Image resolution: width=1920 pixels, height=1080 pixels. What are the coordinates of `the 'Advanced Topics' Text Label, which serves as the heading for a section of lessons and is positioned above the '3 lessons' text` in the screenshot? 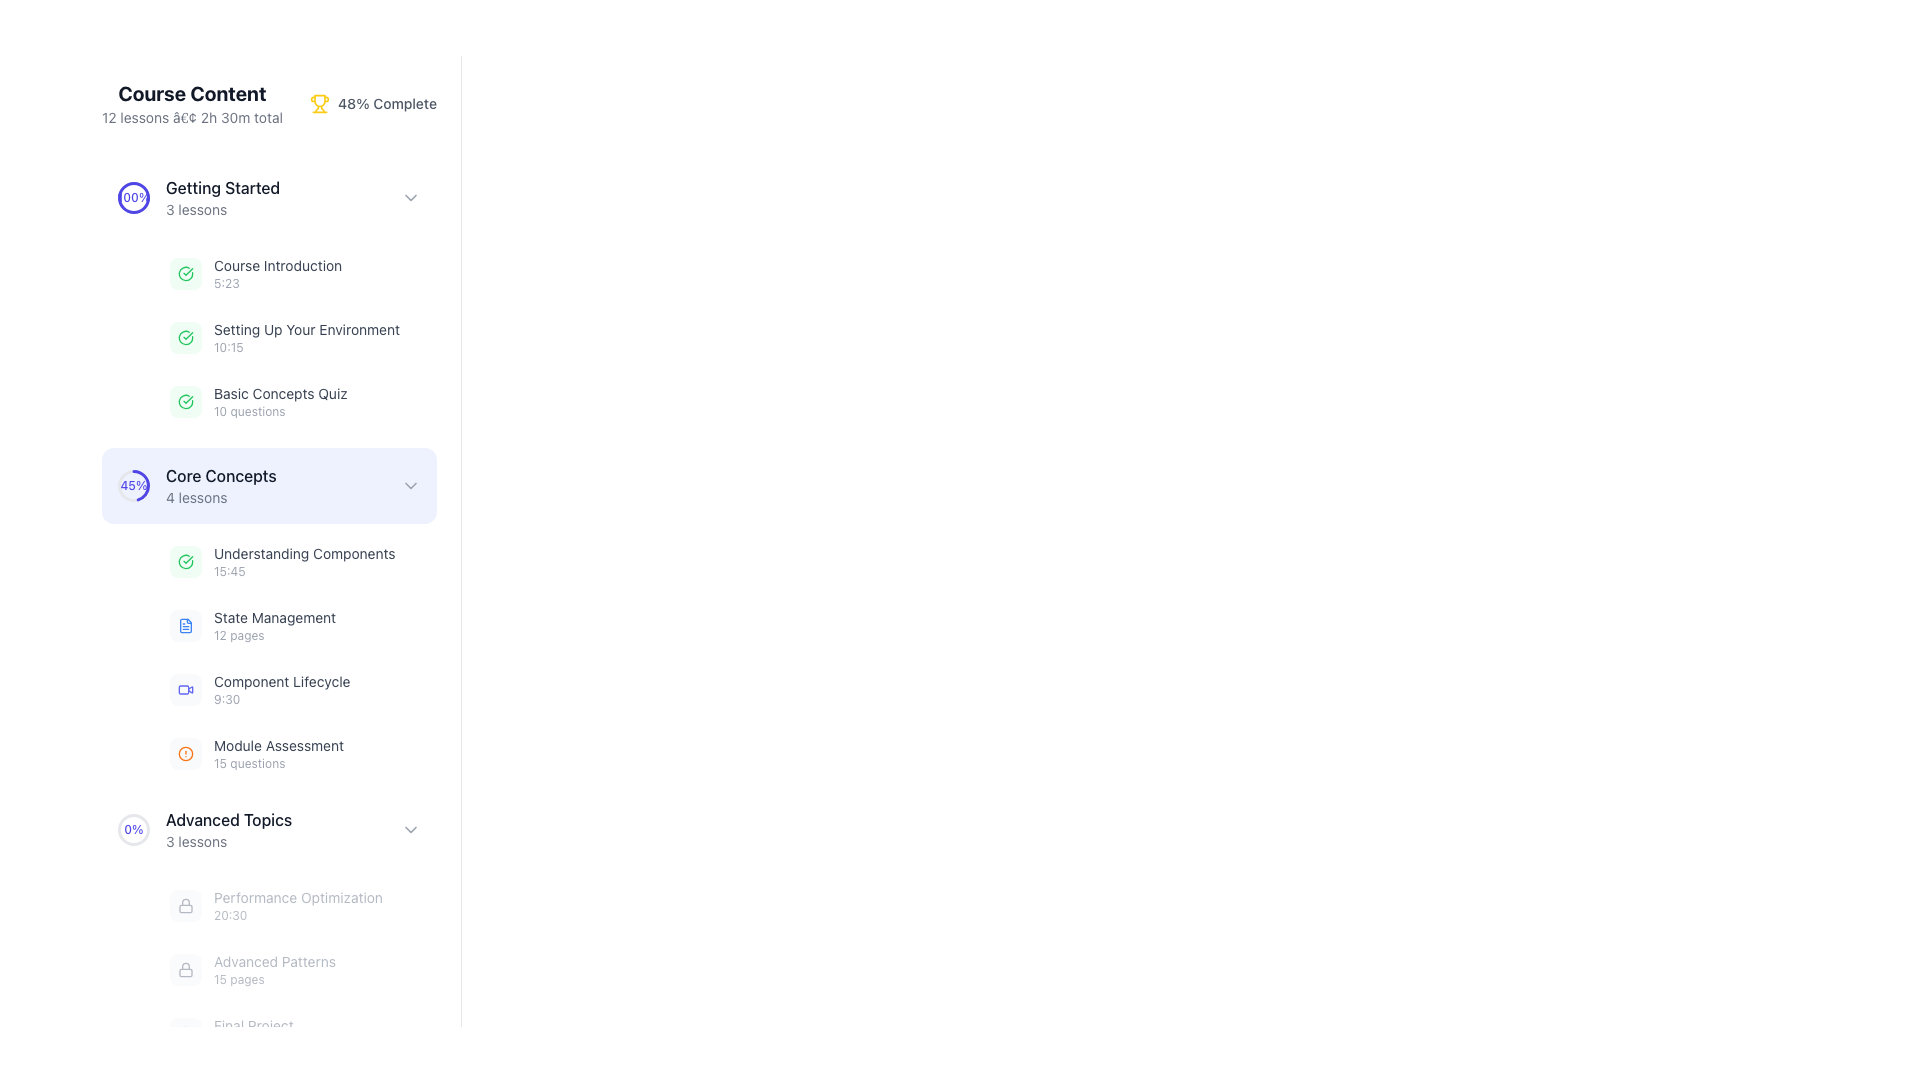 It's located at (229, 820).